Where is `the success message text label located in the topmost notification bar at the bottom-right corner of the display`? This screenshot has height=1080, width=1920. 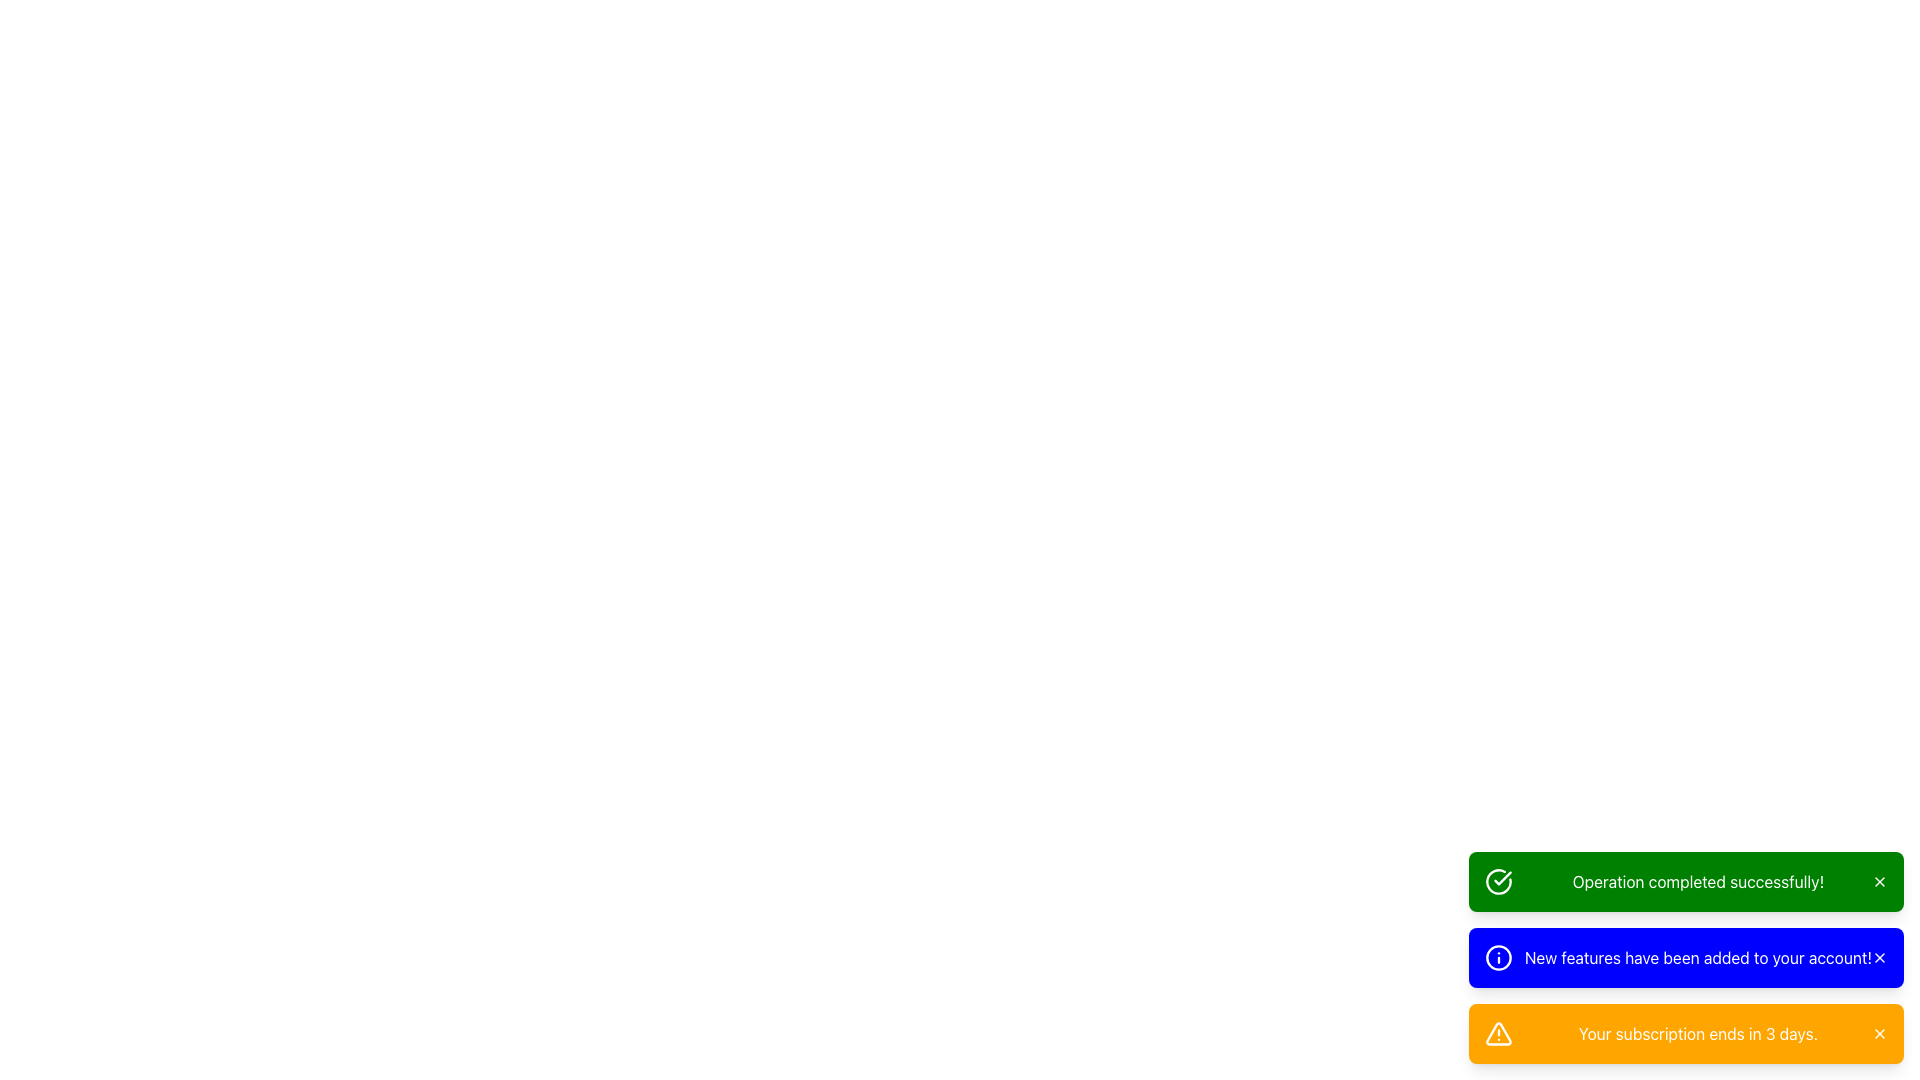
the success message text label located in the topmost notification bar at the bottom-right corner of the display is located at coordinates (1697, 881).